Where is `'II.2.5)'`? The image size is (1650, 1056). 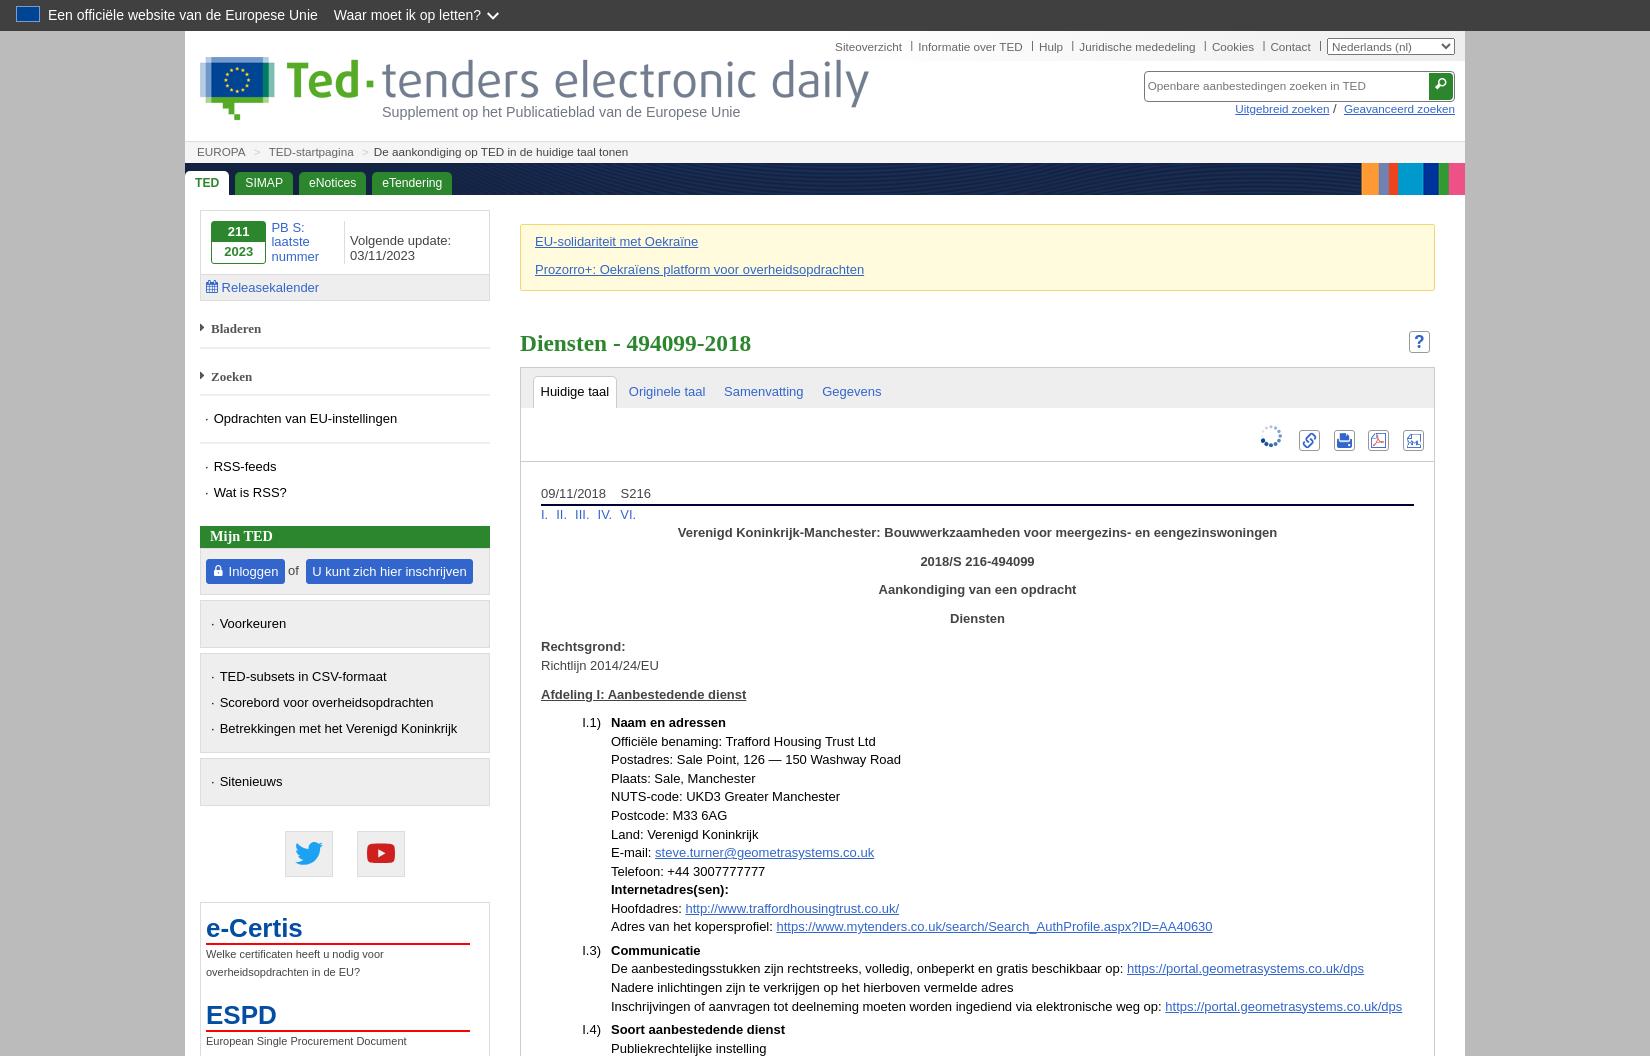 'II.2.5)' is located at coordinates (582, 392).